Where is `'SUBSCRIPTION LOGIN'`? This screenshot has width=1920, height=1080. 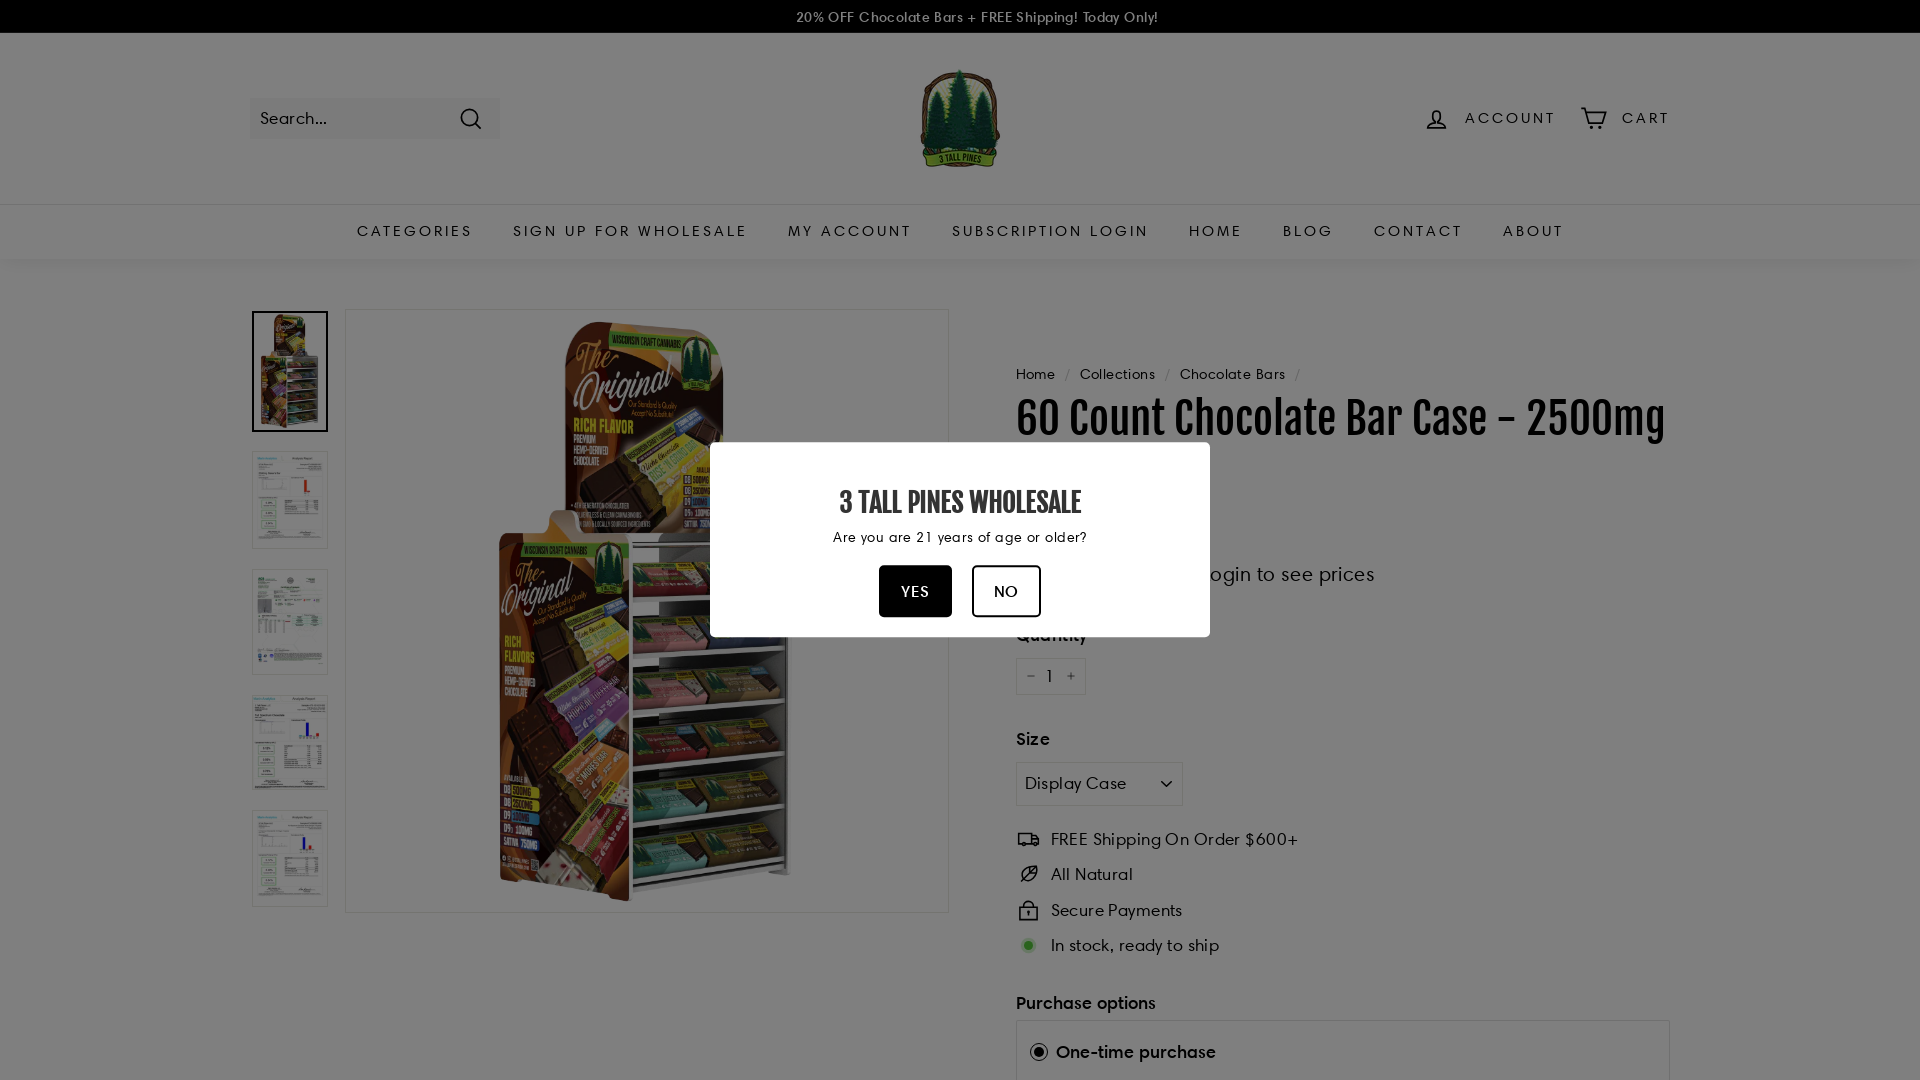 'SUBSCRIPTION LOGIN' is located at coordinates (1049, 230).